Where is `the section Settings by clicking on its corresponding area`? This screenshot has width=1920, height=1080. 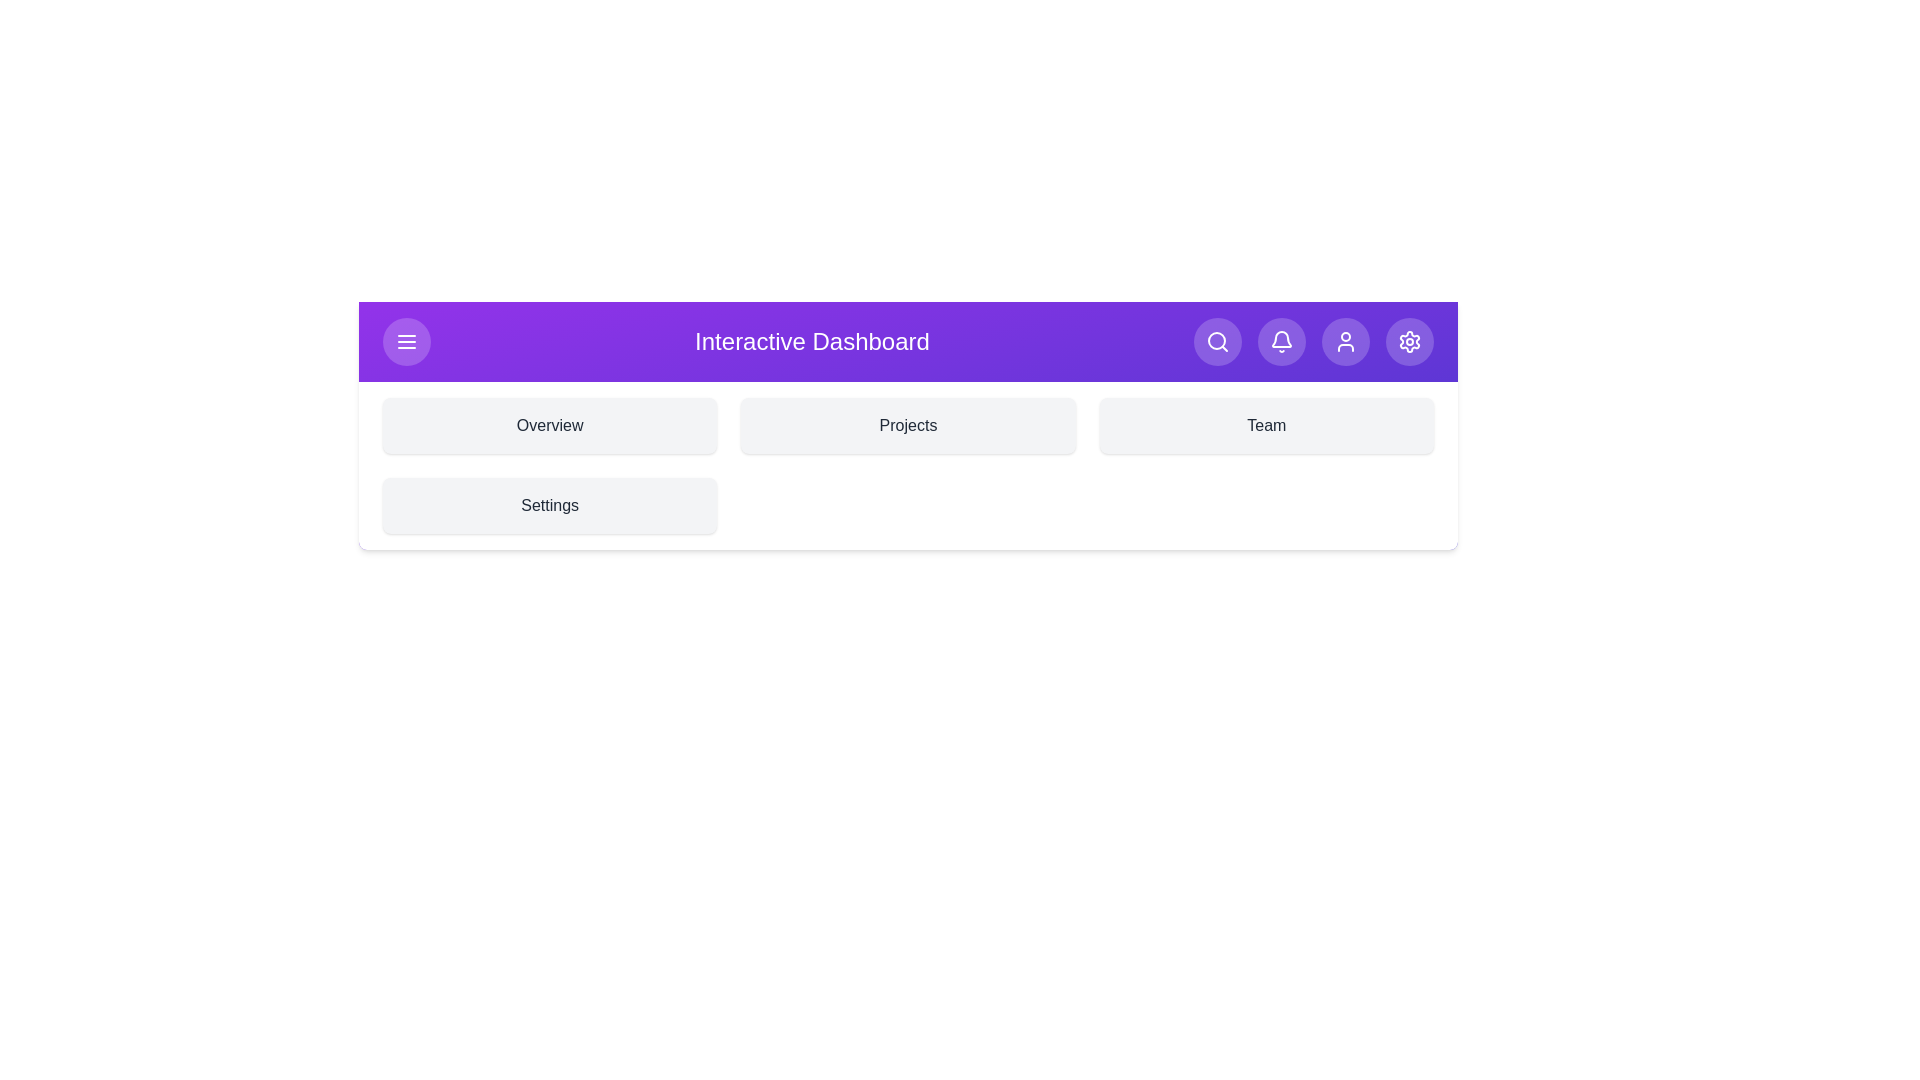
the section Settings by clicking on its corresponding area is located at coordinates (550, 504).